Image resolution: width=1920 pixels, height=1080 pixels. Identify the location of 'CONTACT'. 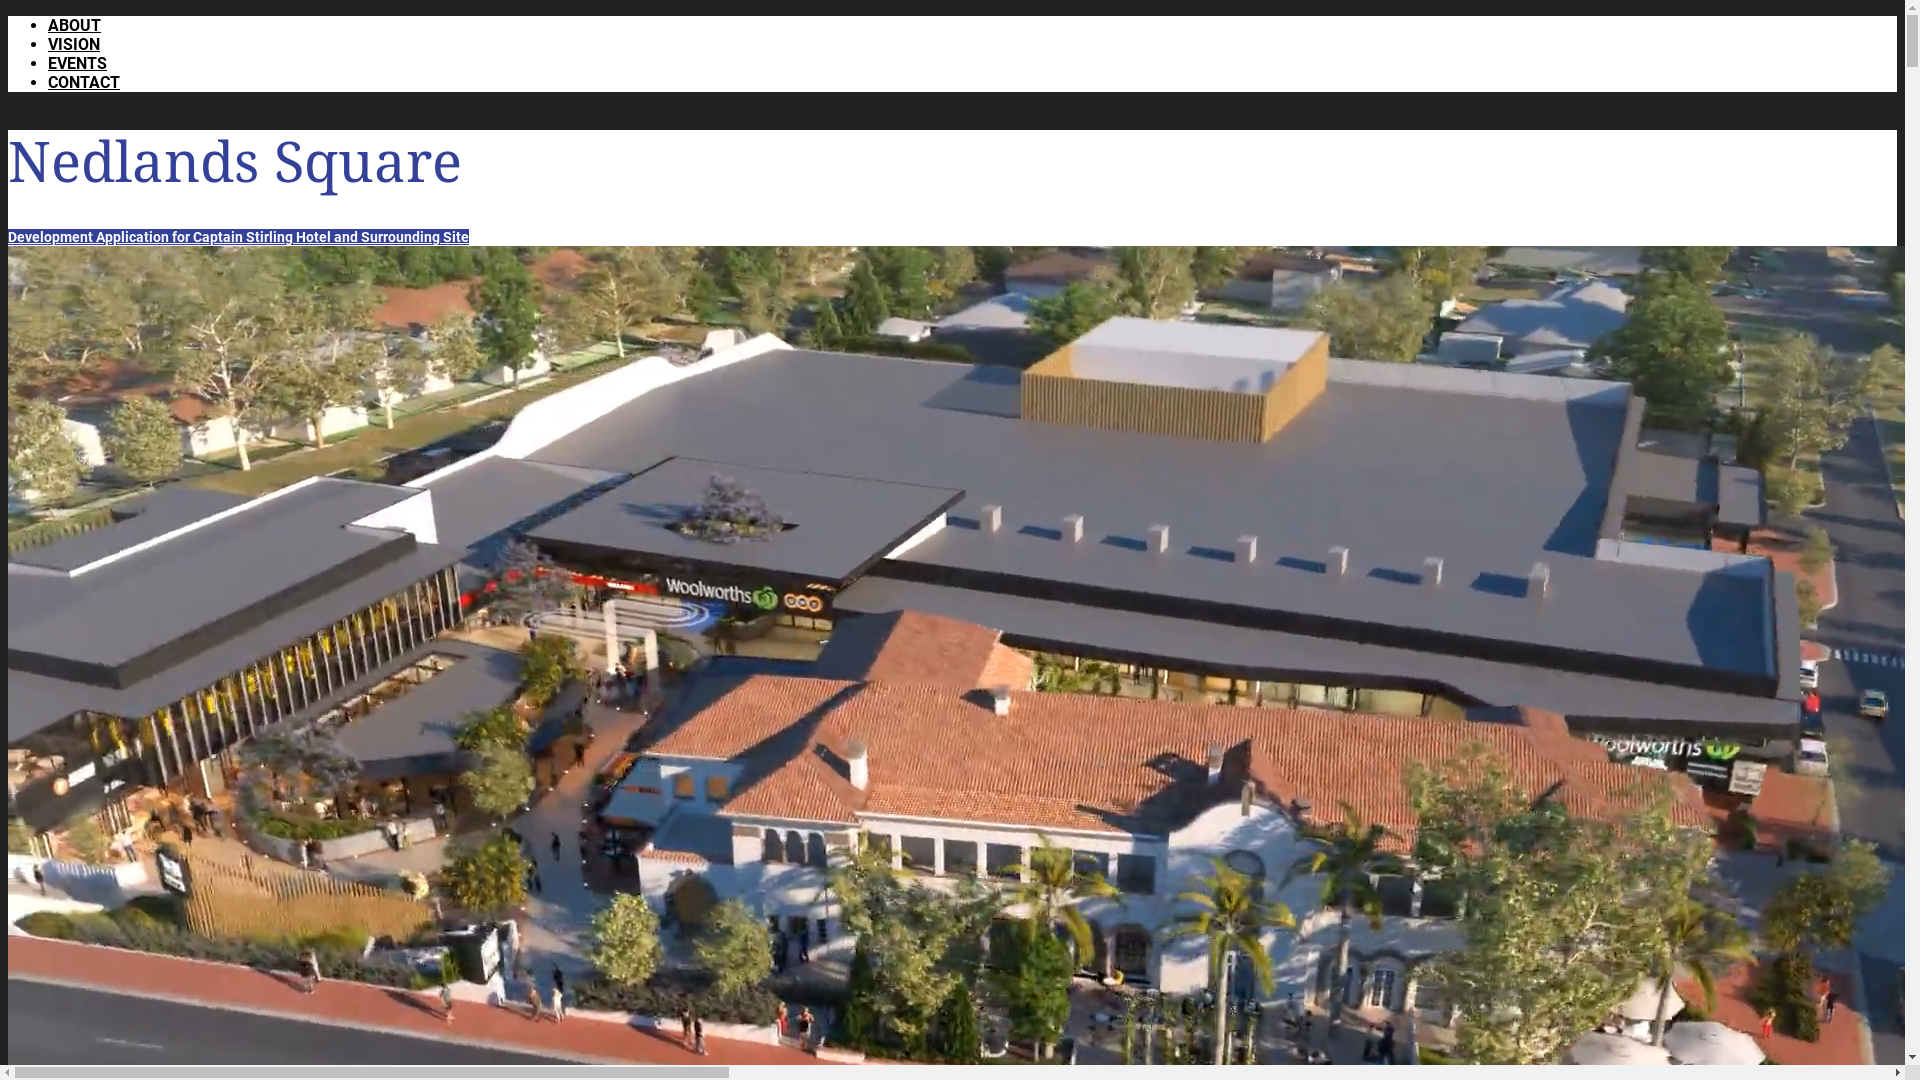
(48, 81).